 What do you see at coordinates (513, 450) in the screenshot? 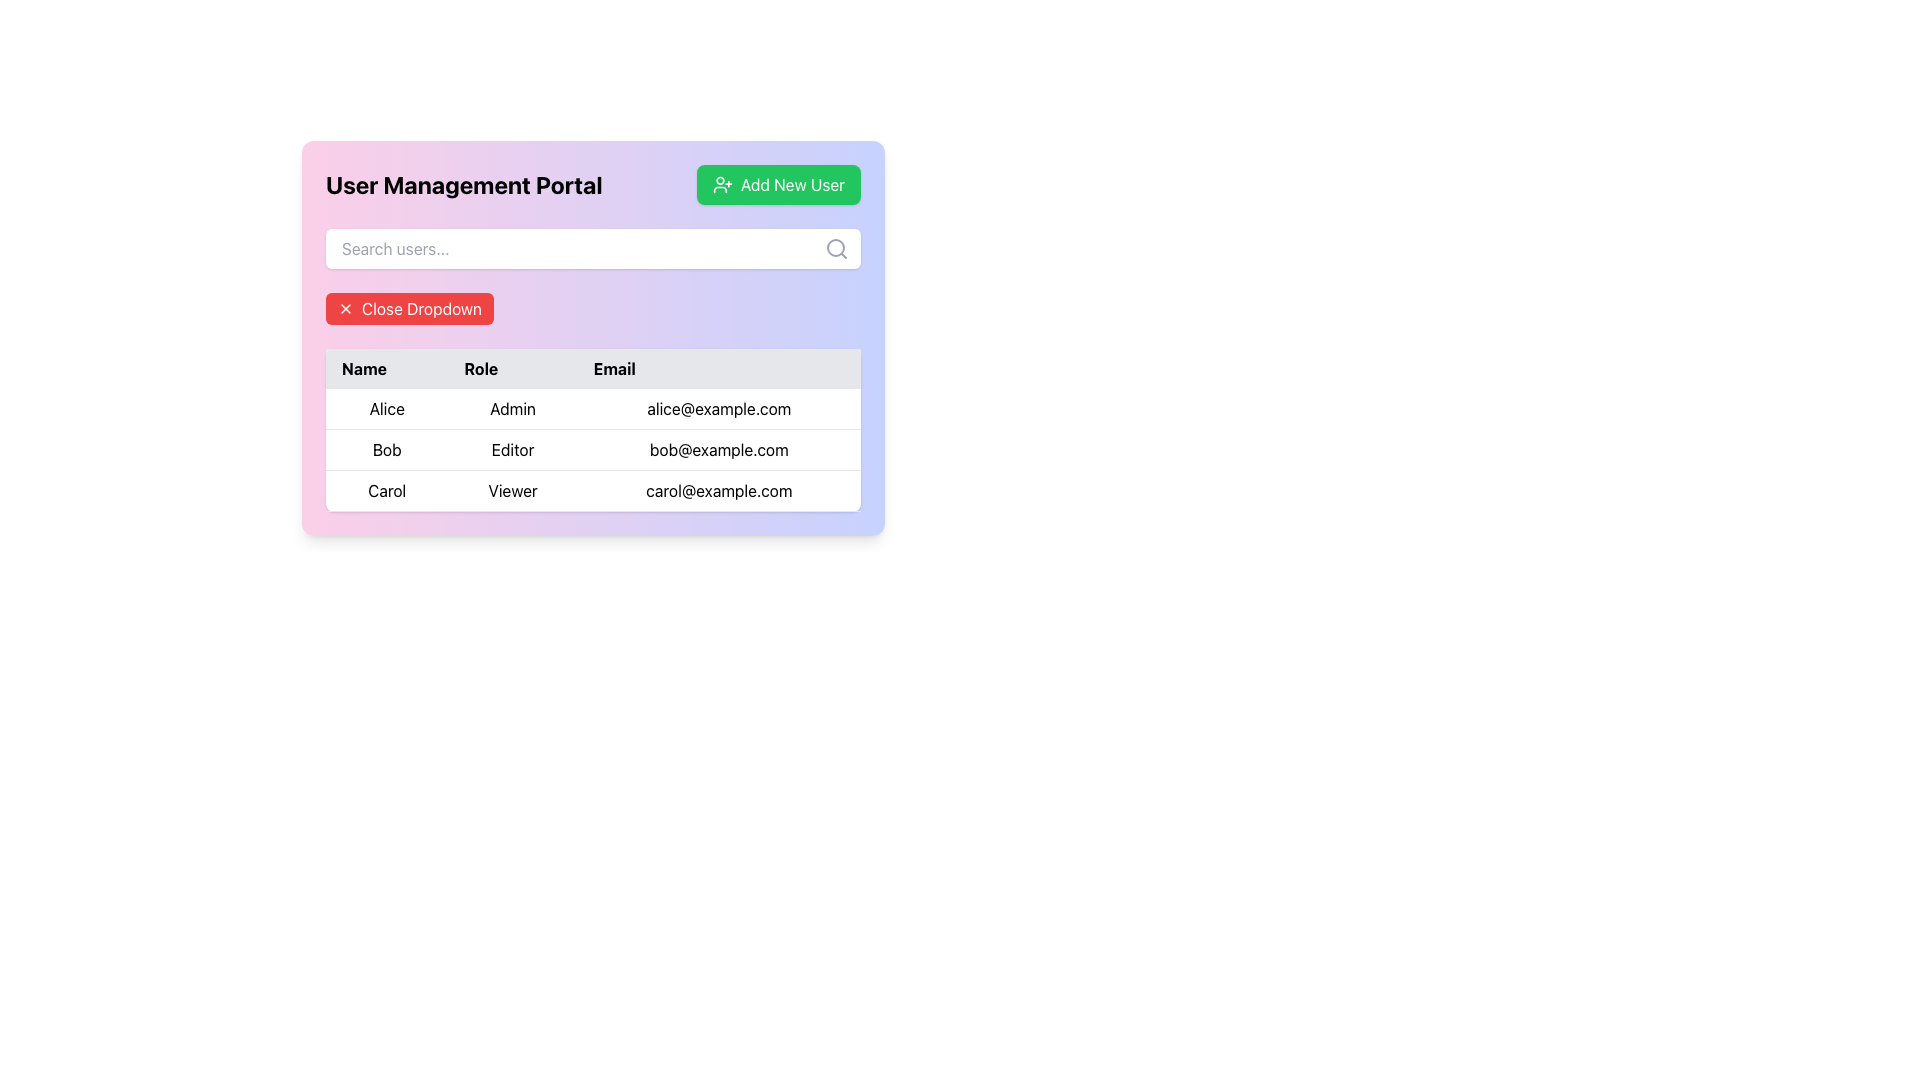
I see `the static text cell containing the word 'Editor' in the 'Role' column of the user management table, located in the second row between 'Bob' and 'bob@example.com'` at bounding box center [513, 450].